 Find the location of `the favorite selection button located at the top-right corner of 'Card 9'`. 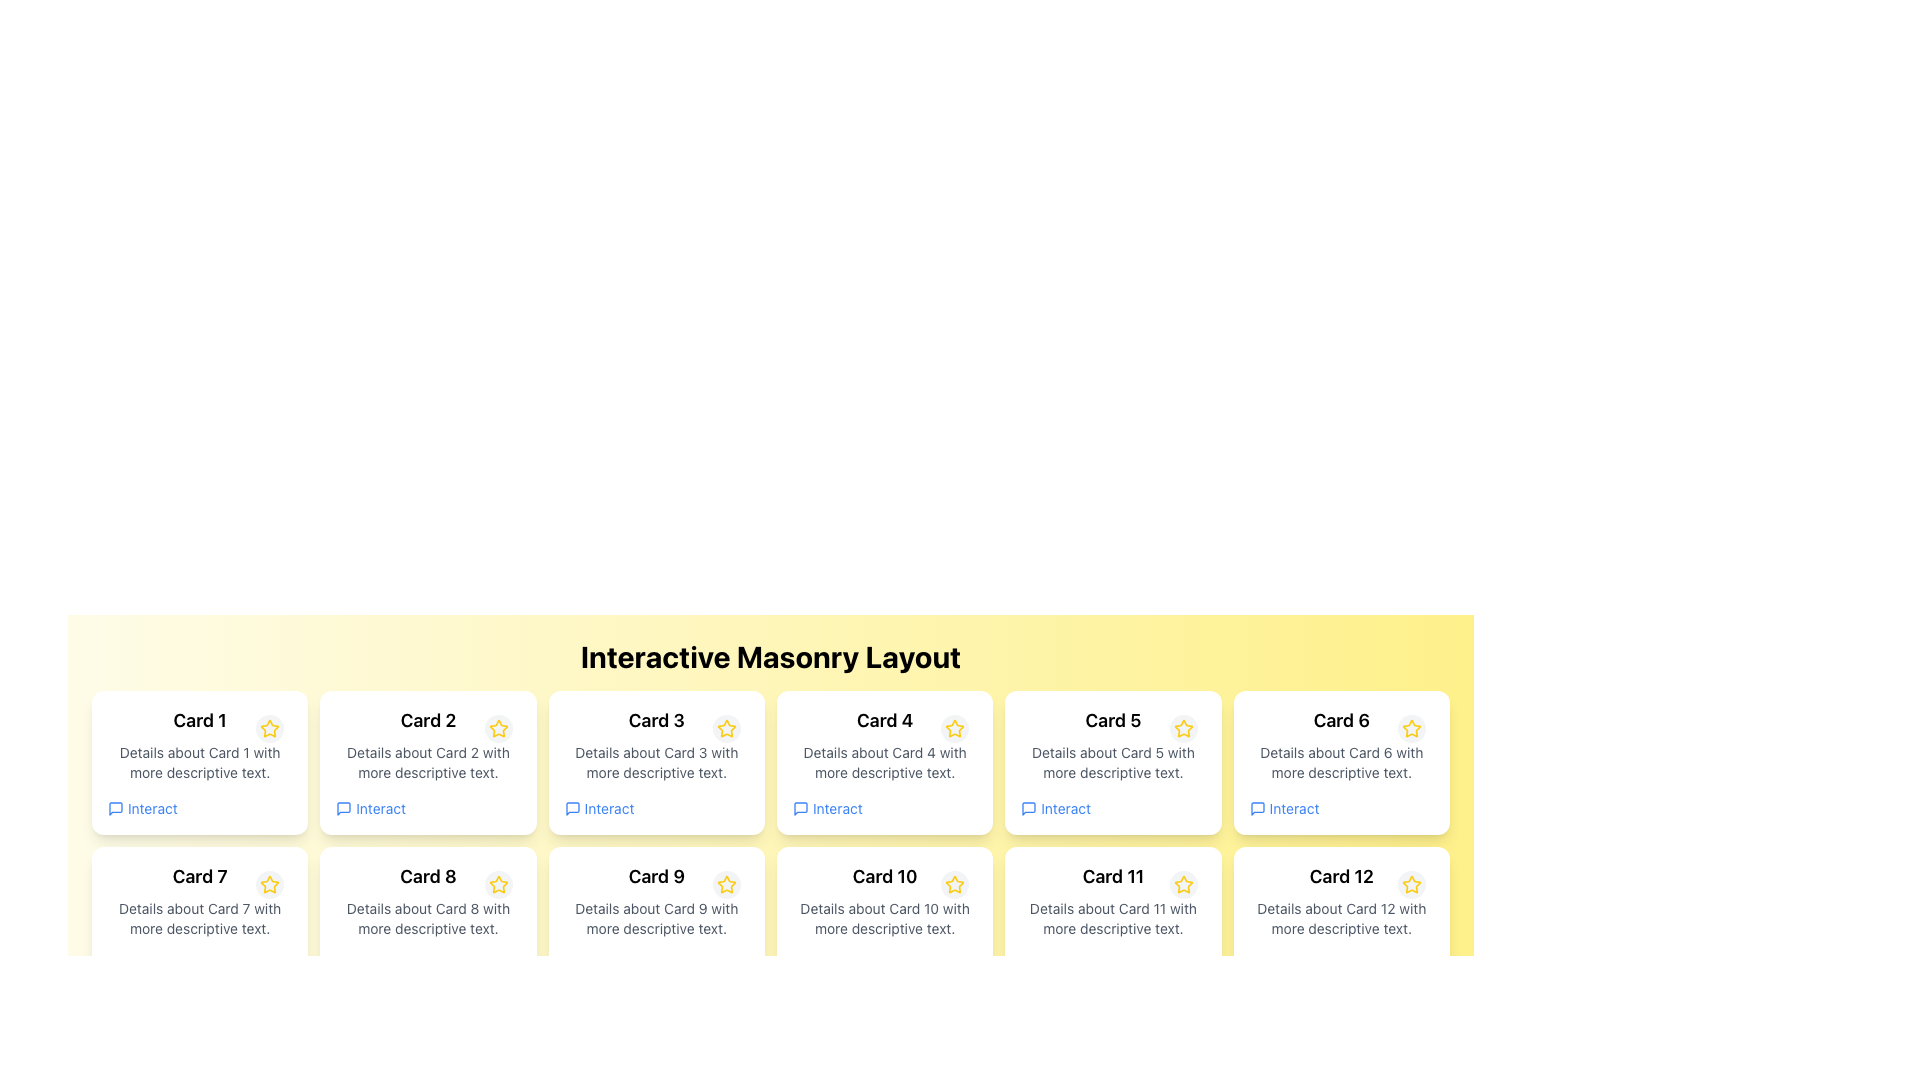

the favorite selection button located at the top-right corner of 'Card 9' is located at coordinates (725, 885).